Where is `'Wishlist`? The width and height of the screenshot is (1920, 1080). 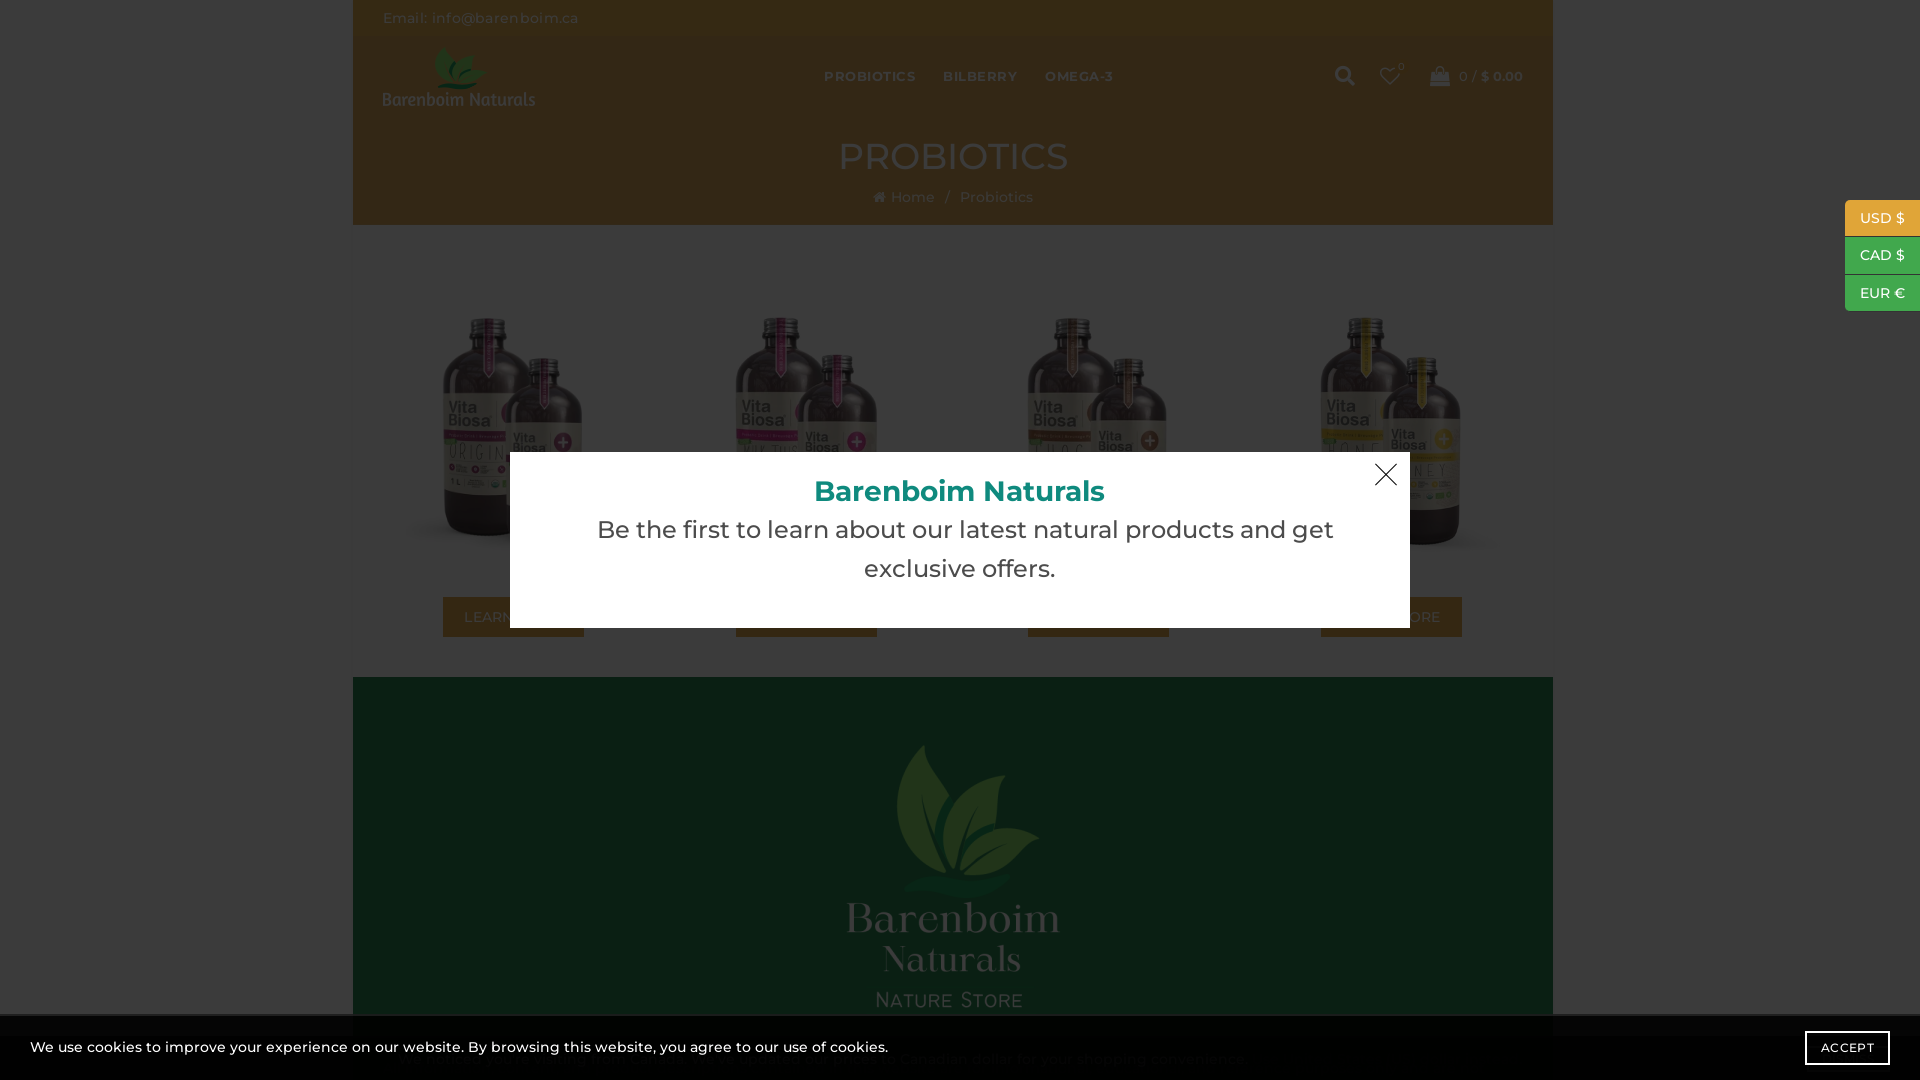
'Wishlist is located at coordinates (1372, 75).